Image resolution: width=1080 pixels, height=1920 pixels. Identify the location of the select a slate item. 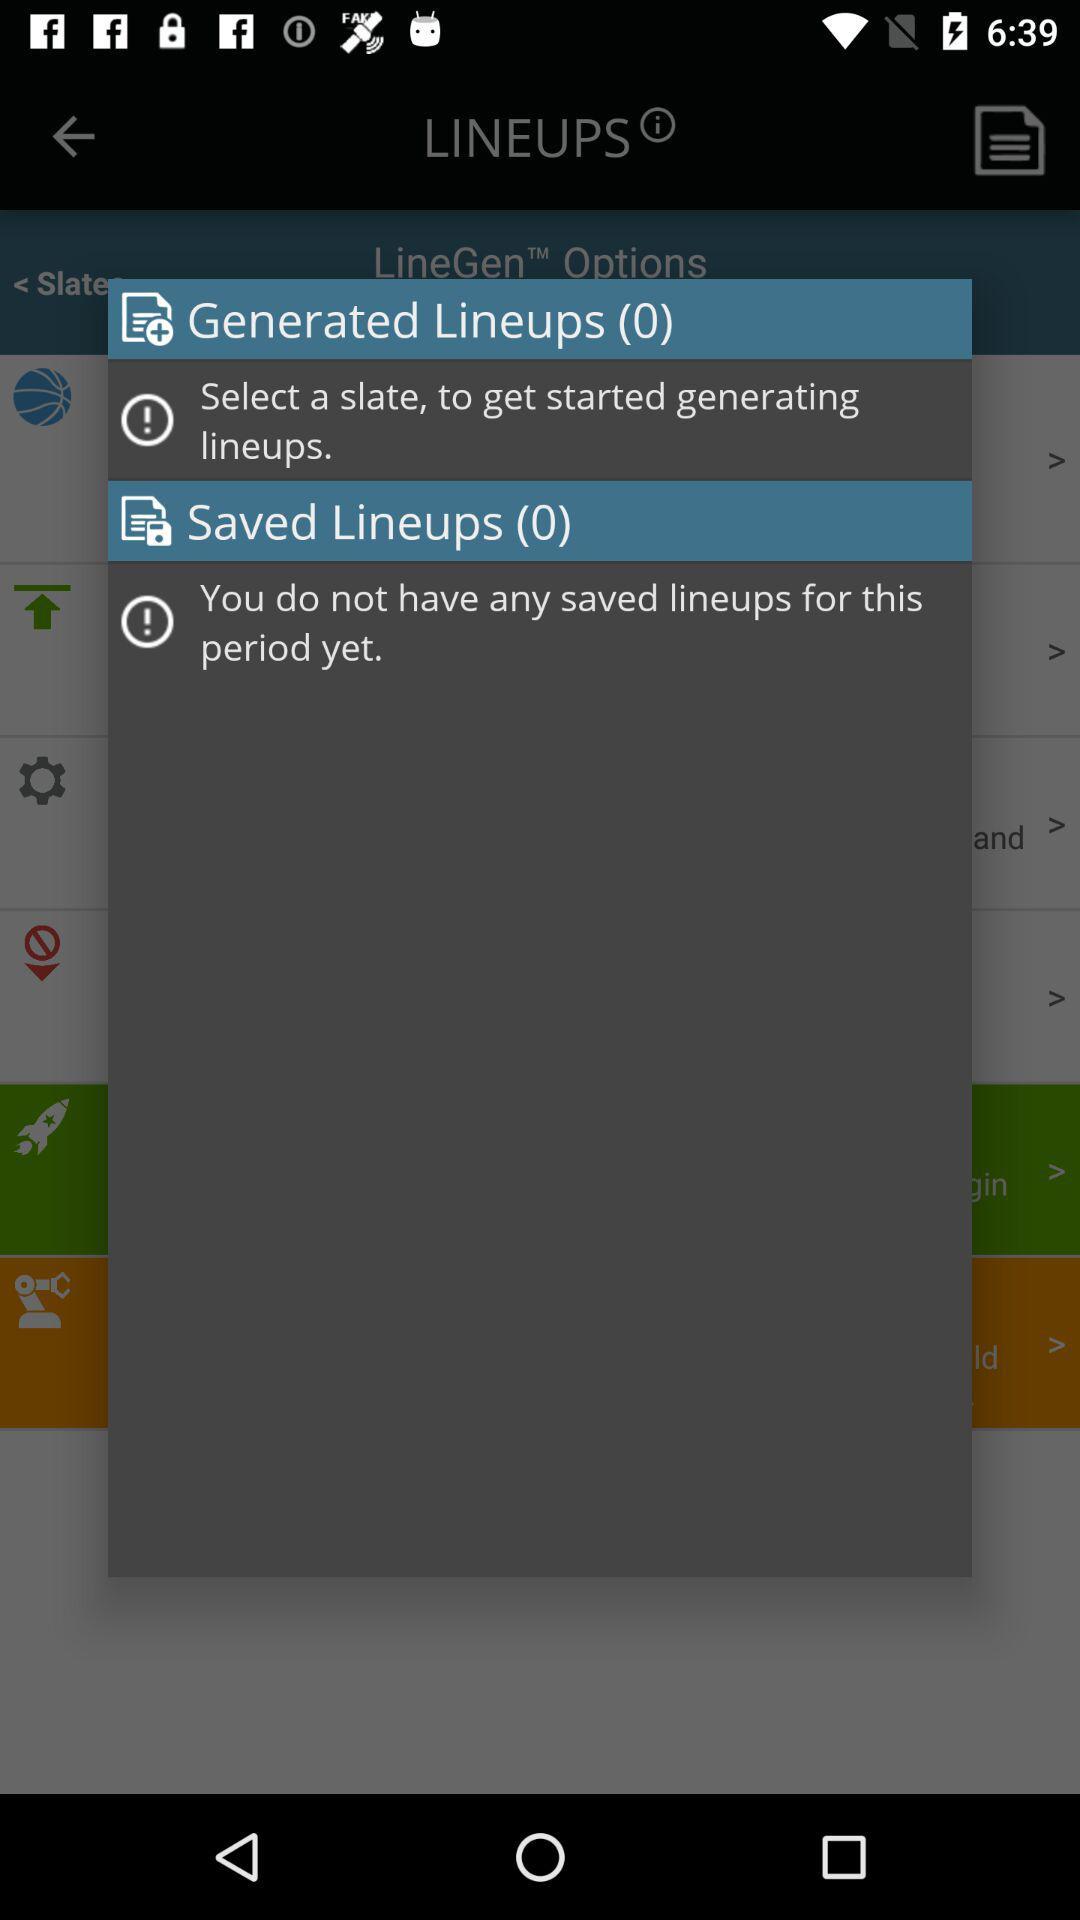
(579, 419).